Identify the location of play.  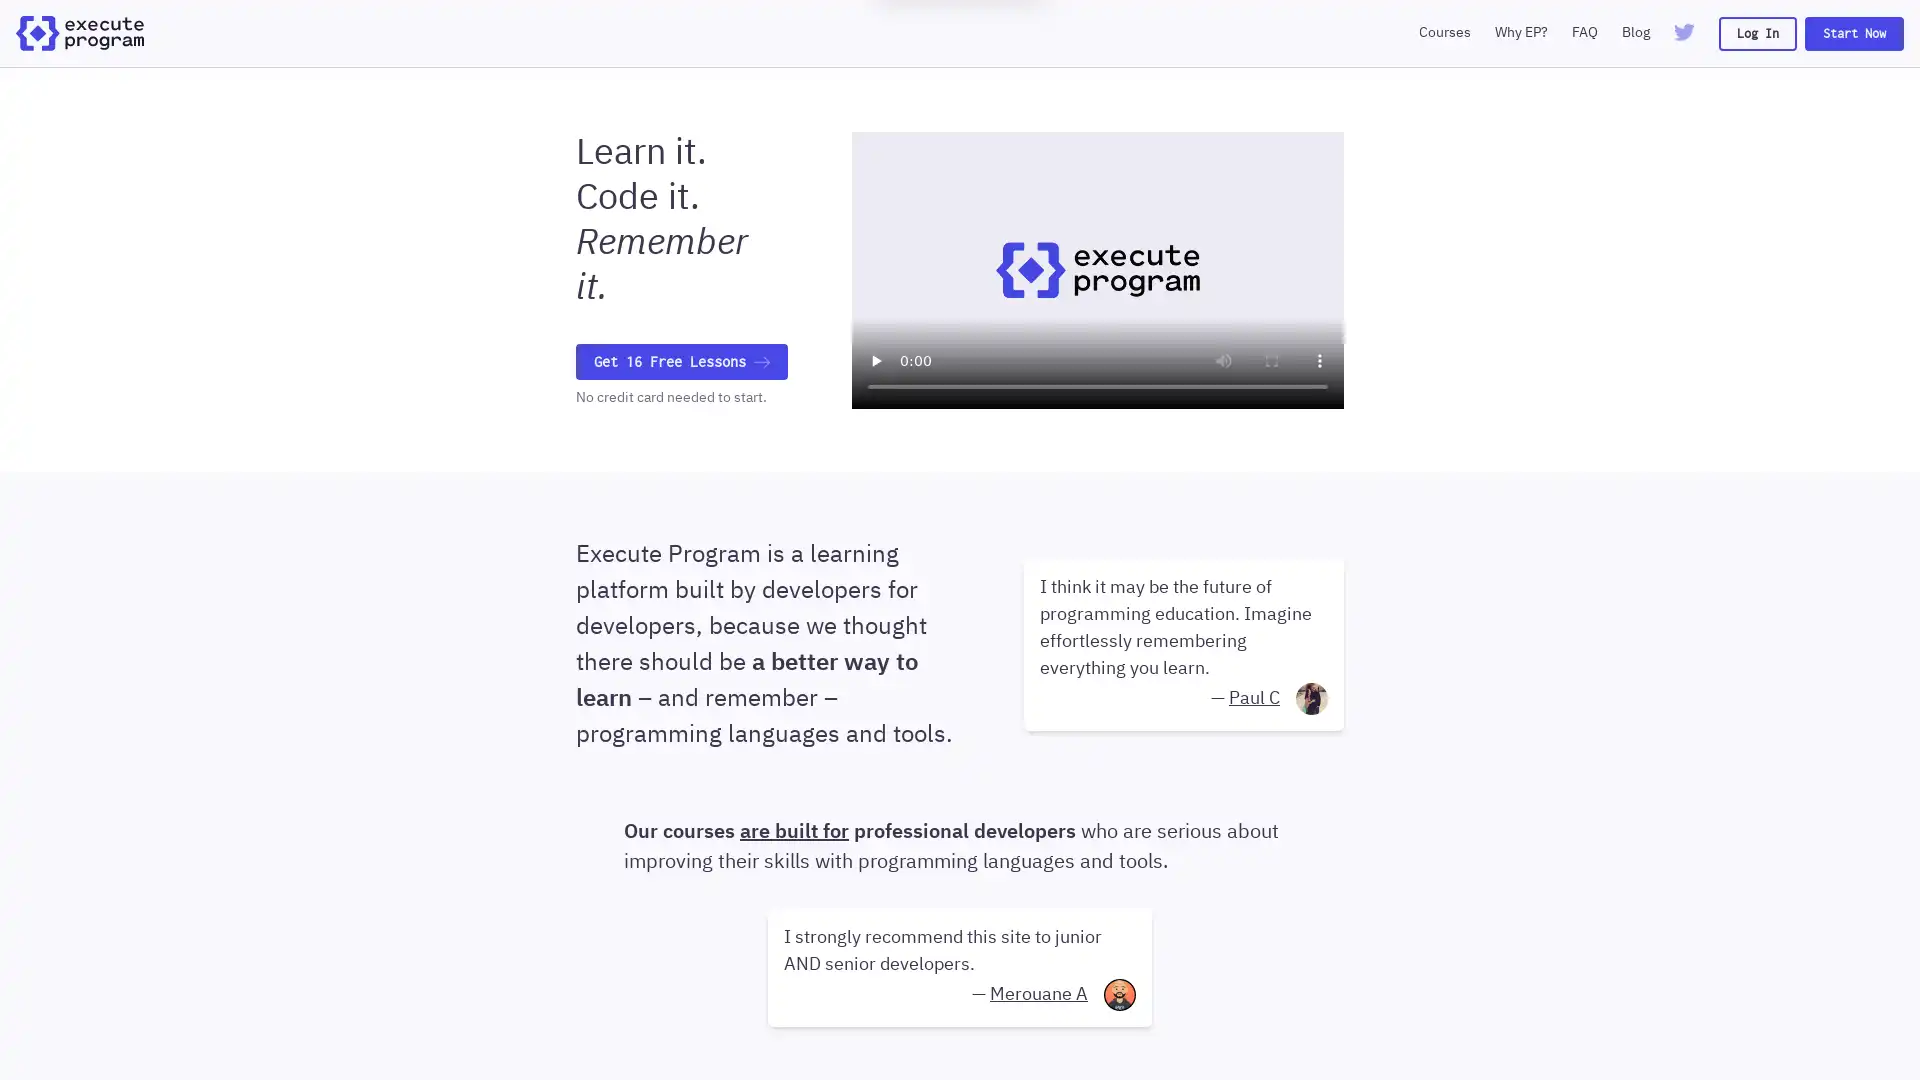
(875, 358).